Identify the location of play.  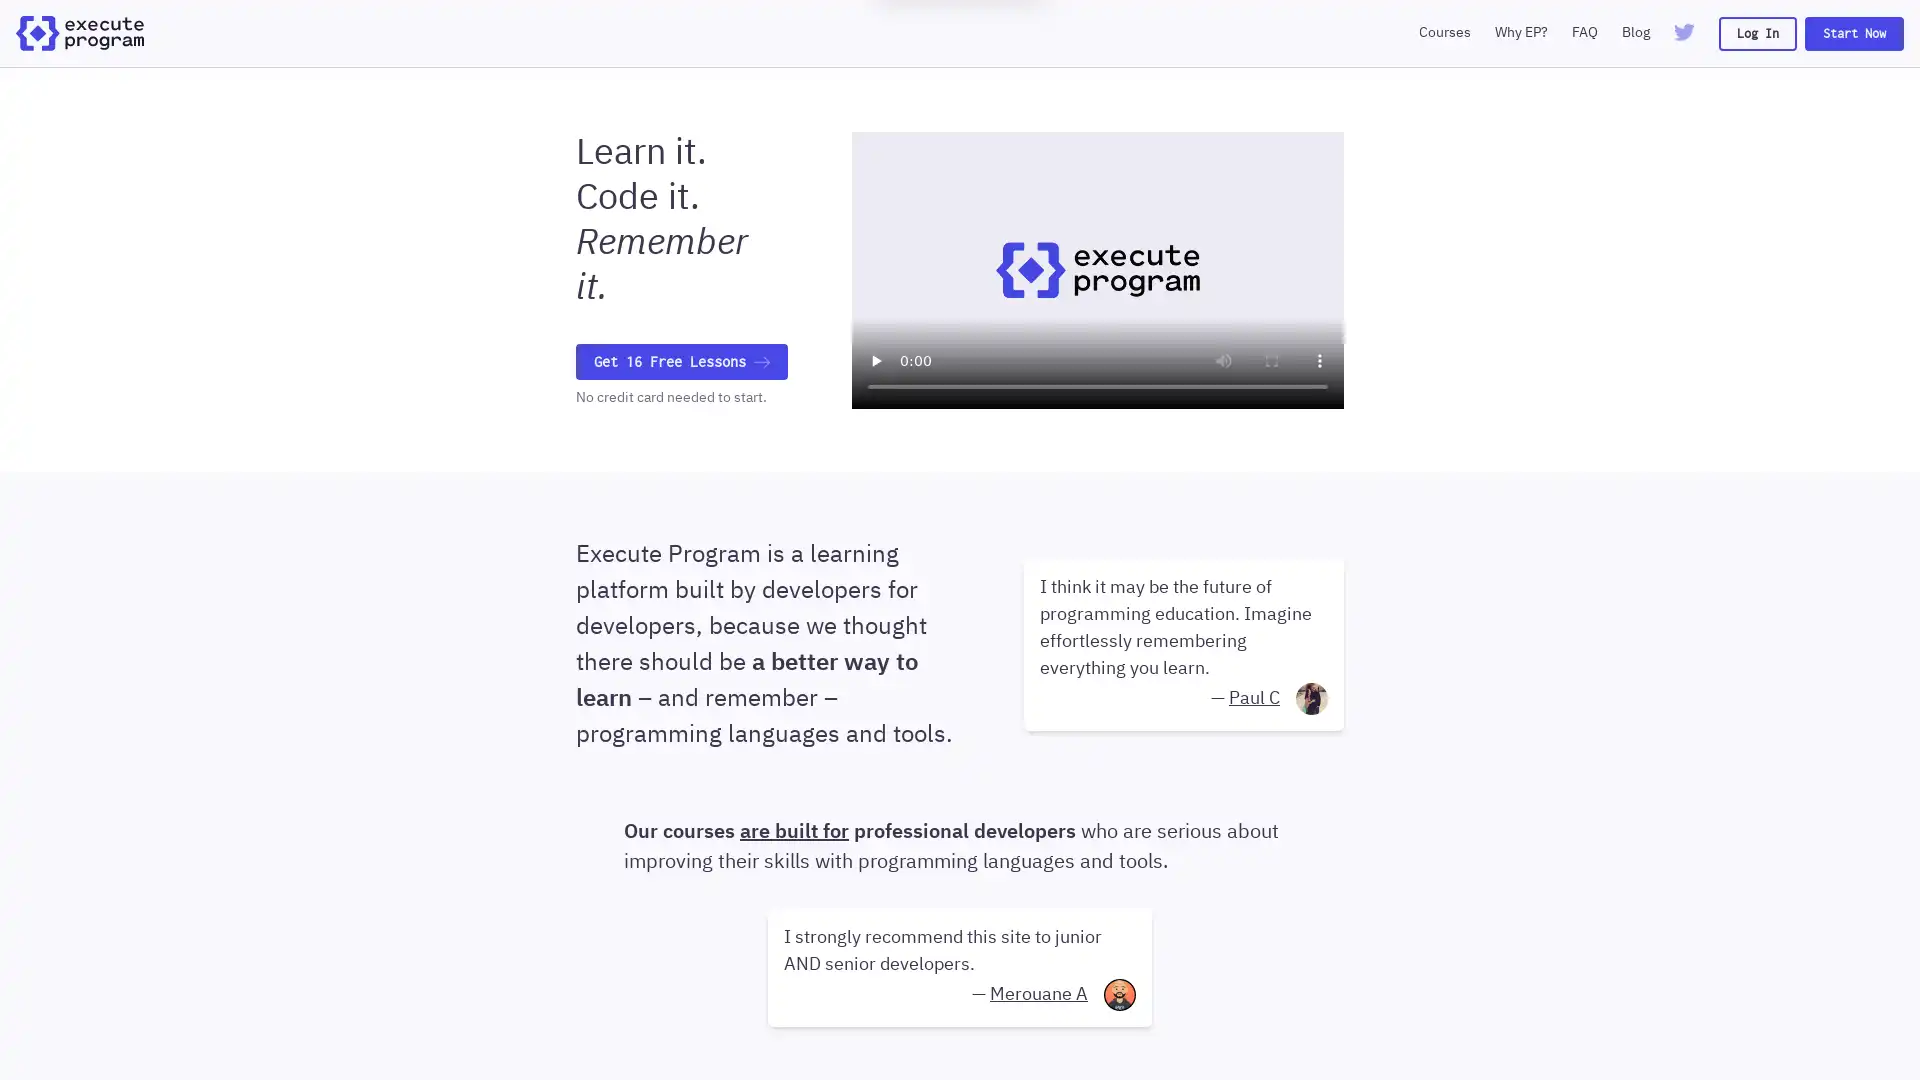
(875, 358).